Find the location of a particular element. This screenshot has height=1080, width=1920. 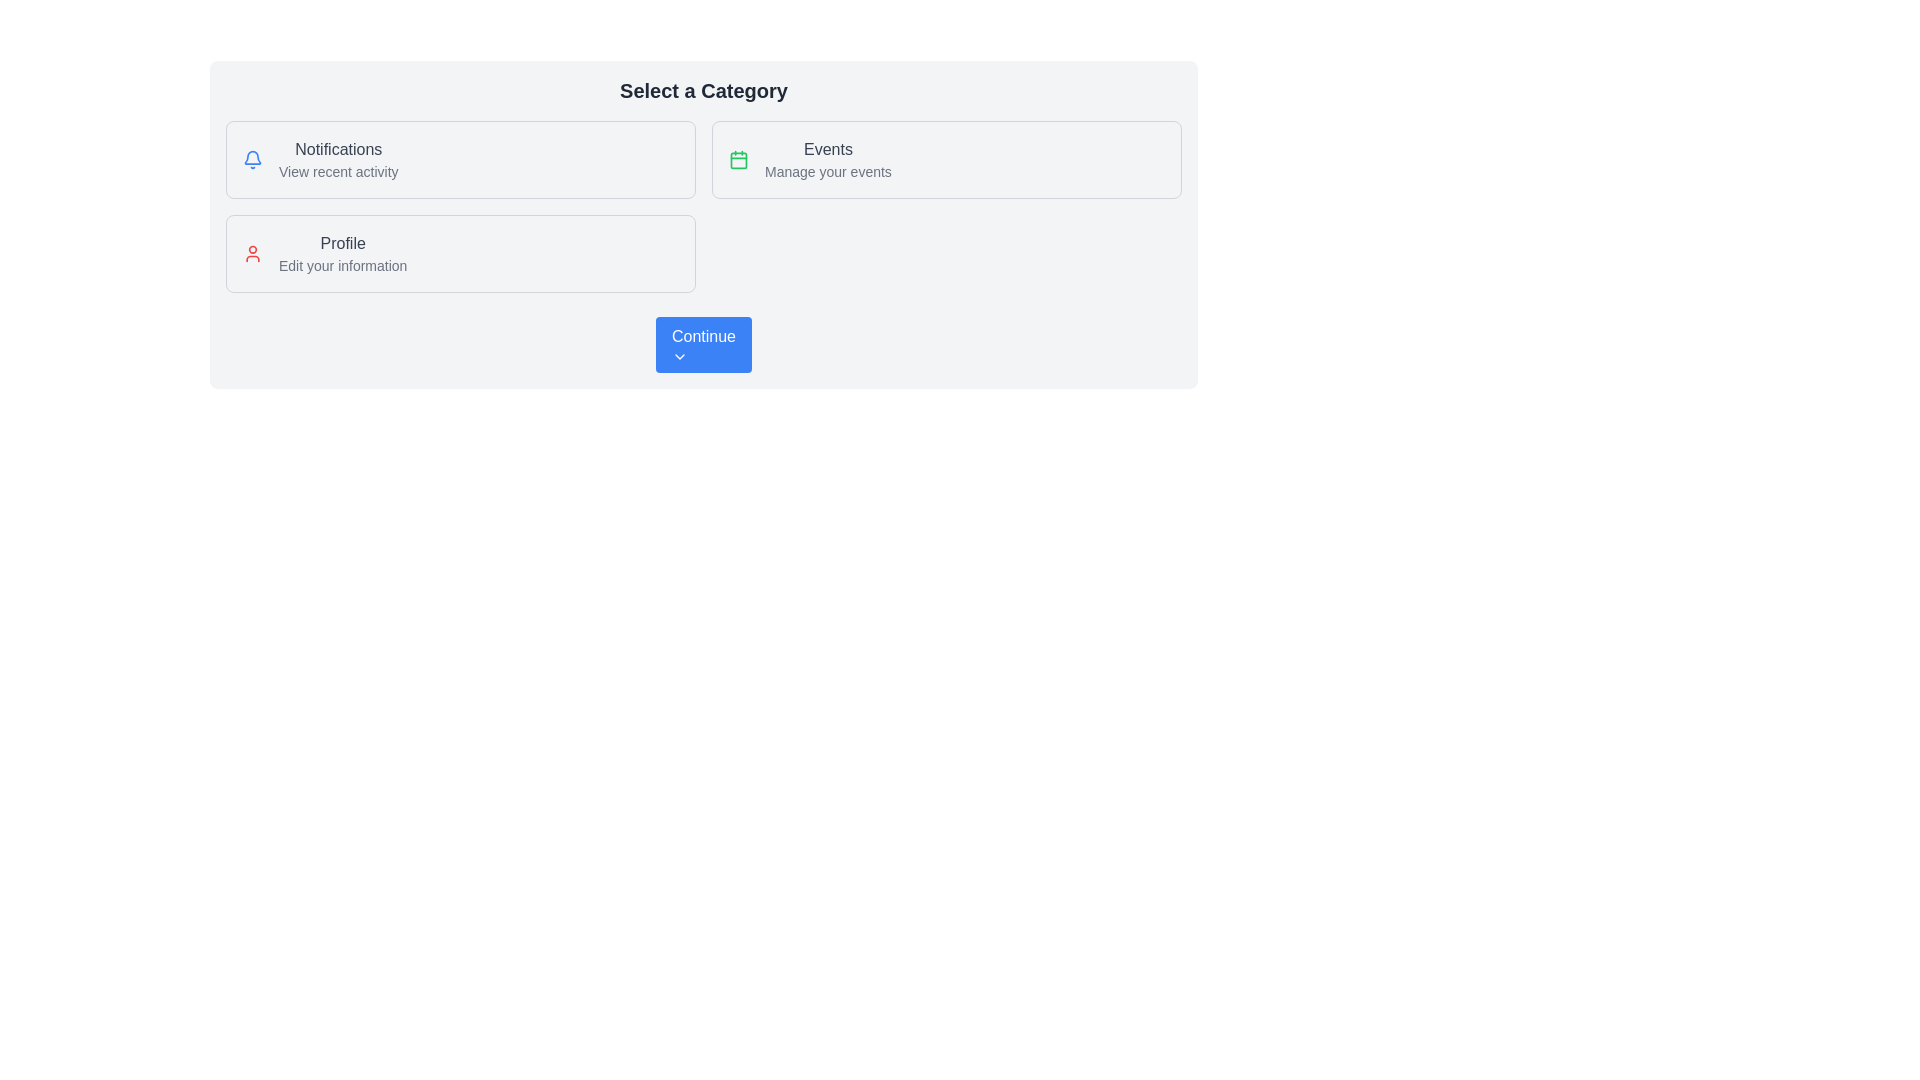

the title and subtitle text block of the 'Notifications' feature, which is located in the top-left area of the layout grid, above the 'Profile' card is located at coordinates (338, 158).